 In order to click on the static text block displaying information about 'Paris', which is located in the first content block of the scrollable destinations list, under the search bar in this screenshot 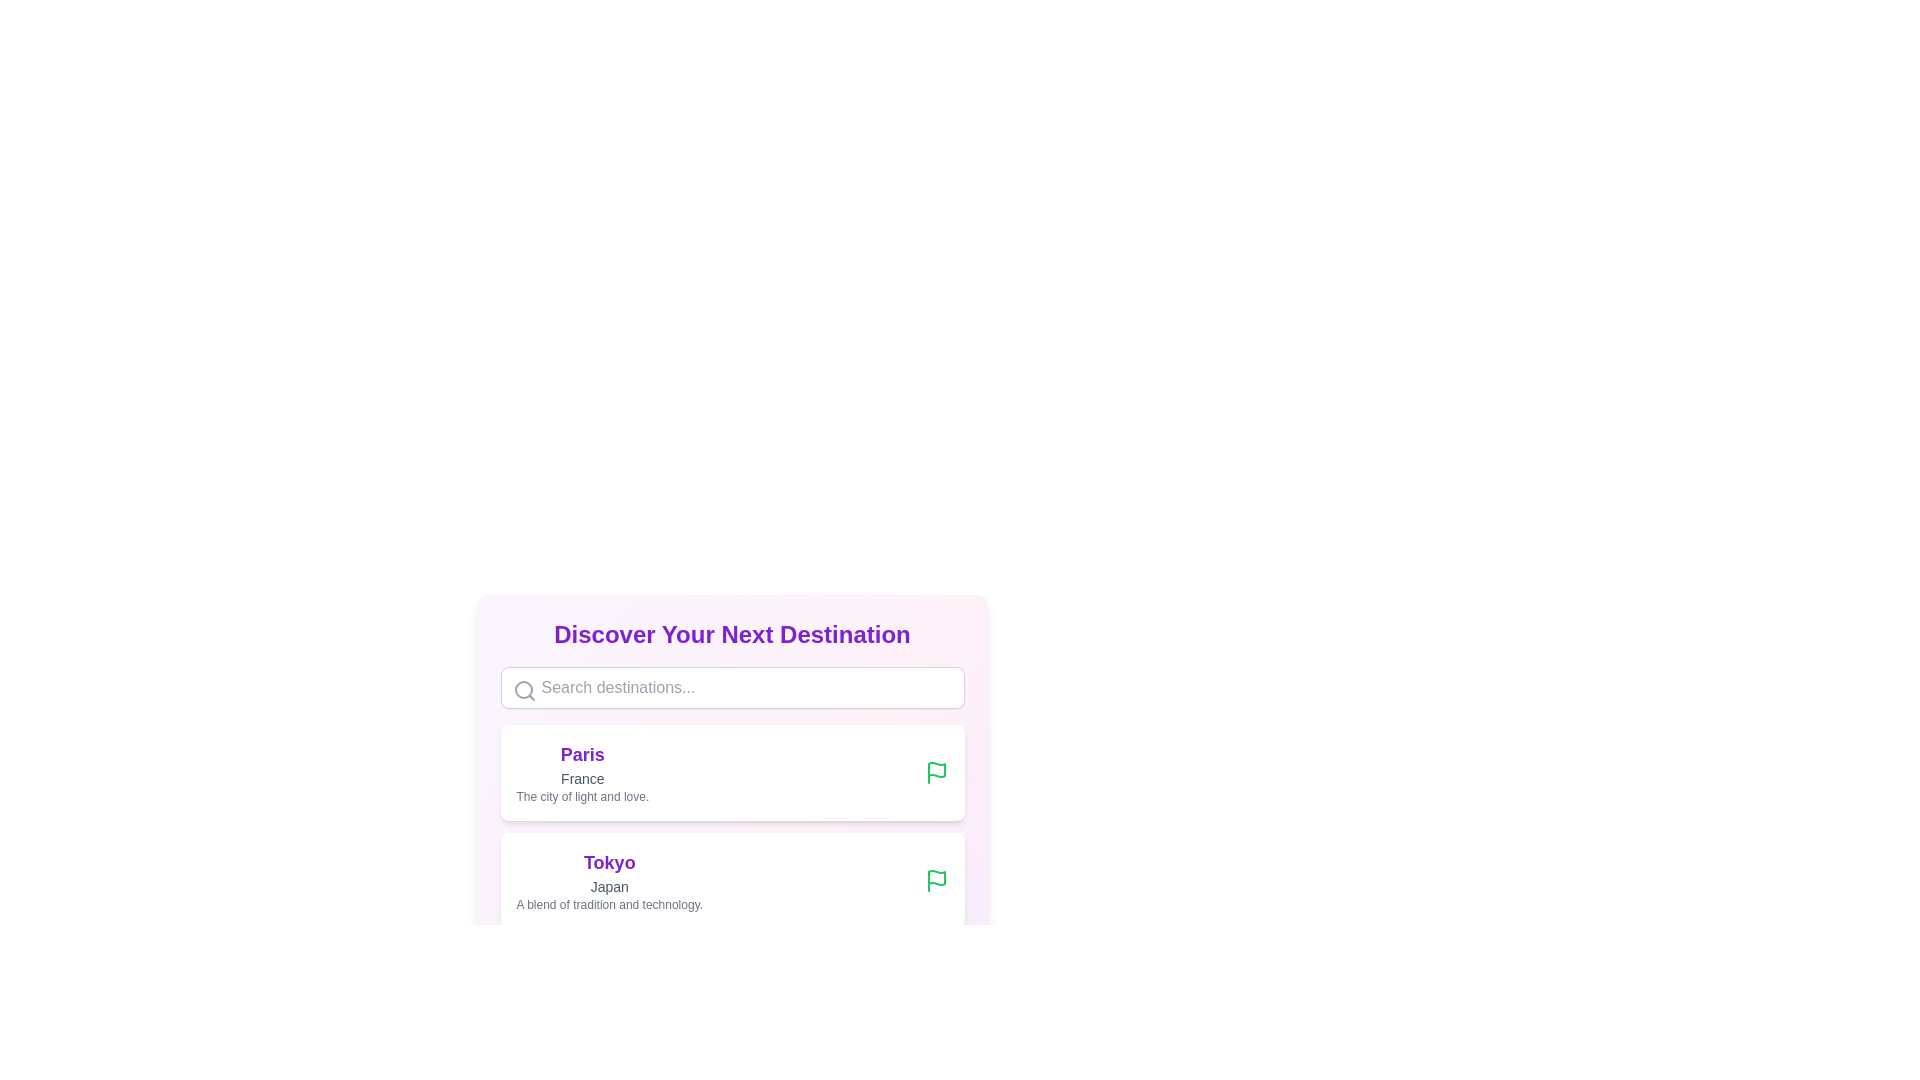, I will do `click(581, 771)`.